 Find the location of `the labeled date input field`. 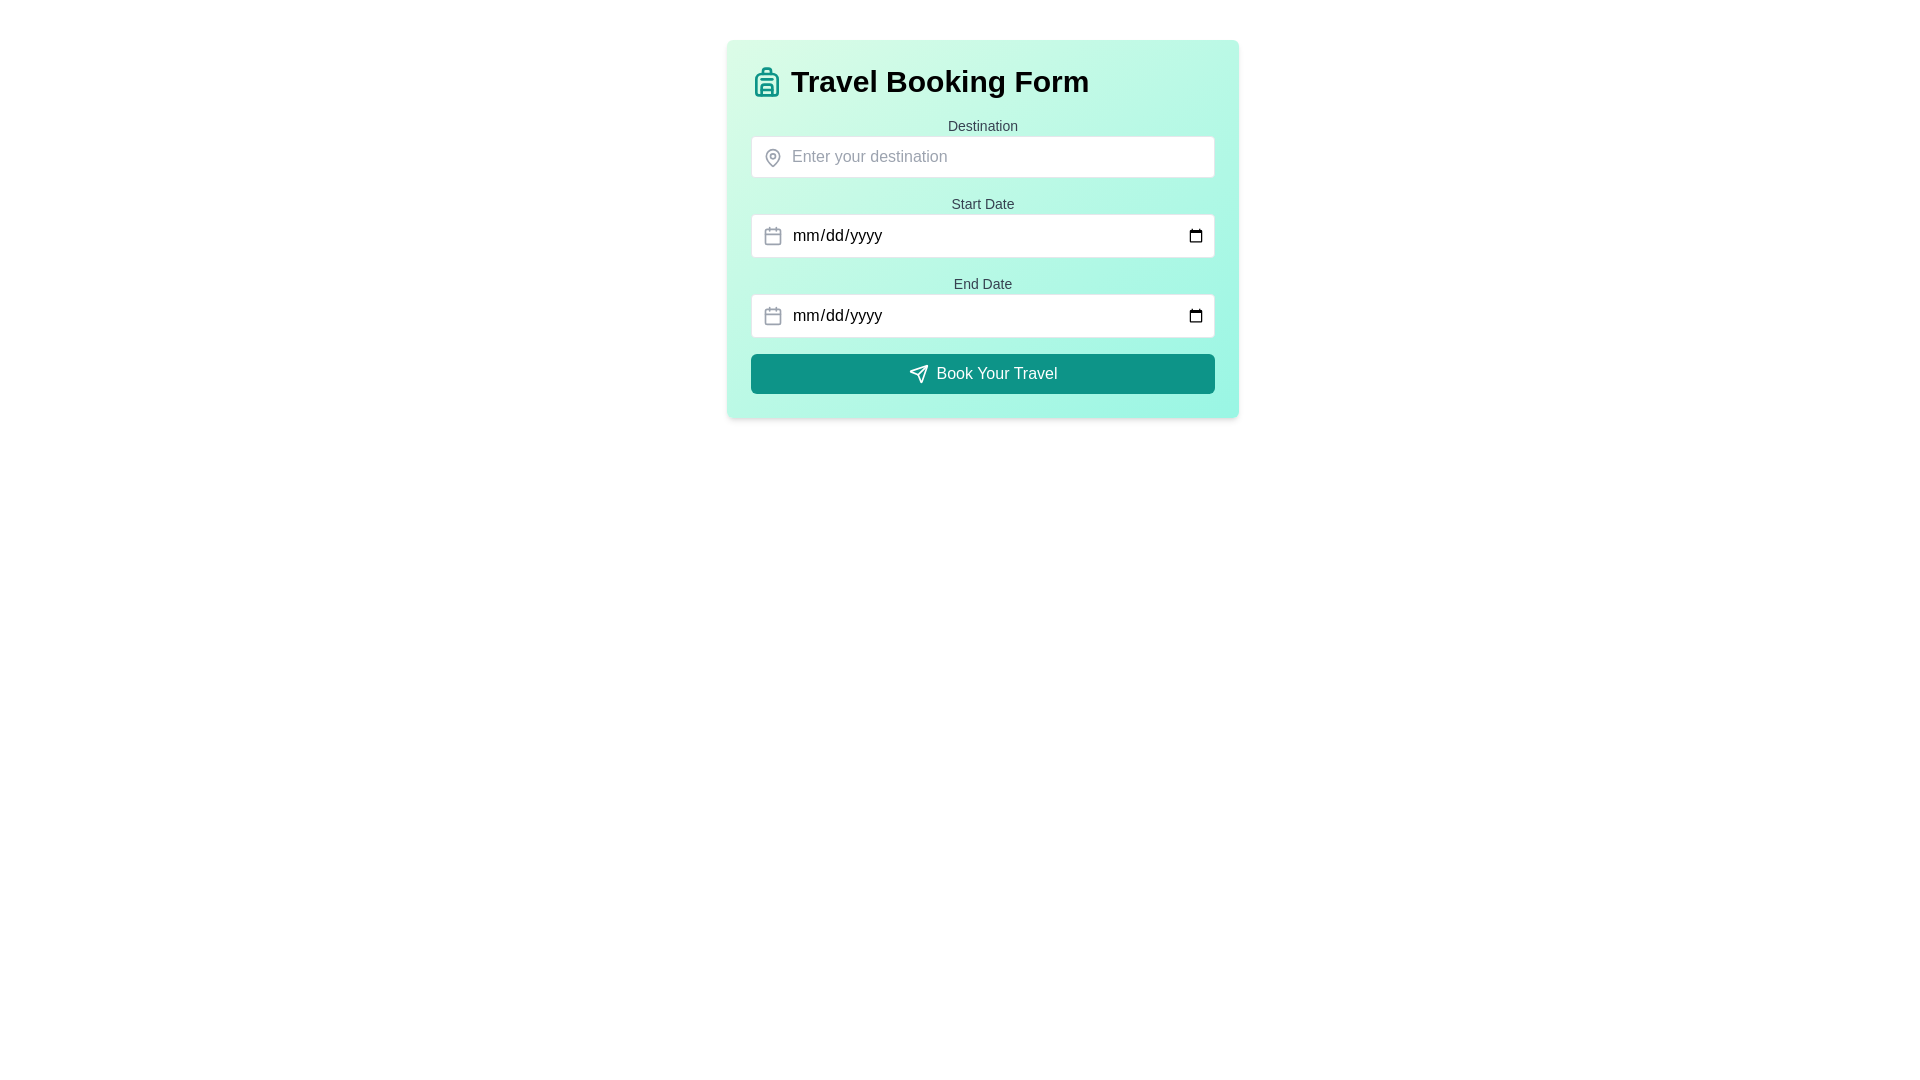

the labeled date input field is located at coordinates (983, 225).